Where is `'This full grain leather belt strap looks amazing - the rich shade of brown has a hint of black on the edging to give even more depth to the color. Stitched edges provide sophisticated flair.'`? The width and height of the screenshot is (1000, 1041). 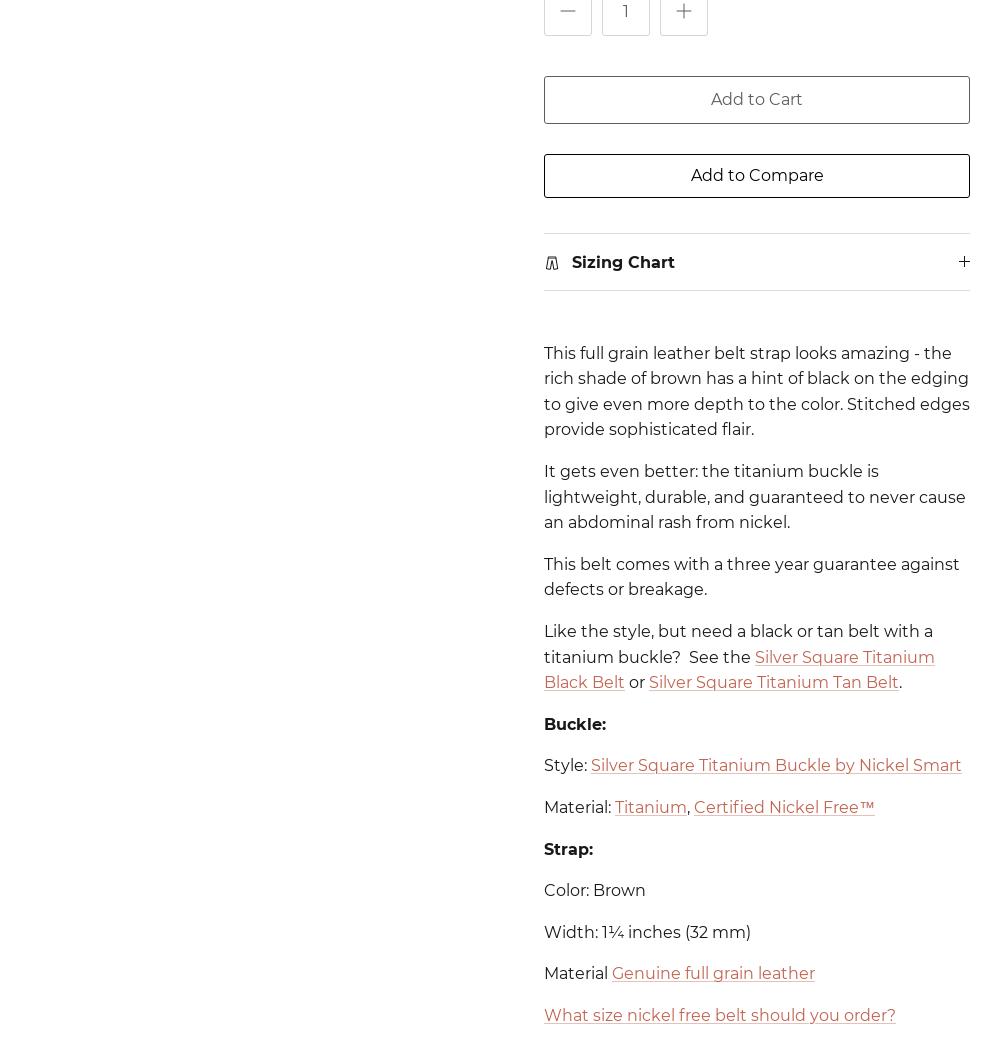 'This full grain leather belt strap looks amazing - the rich shade of brown has a hint of black on the edging to give even more depth to the color. Stitched edges provide sophisticated flair.' is located at coordinates (757, 390).